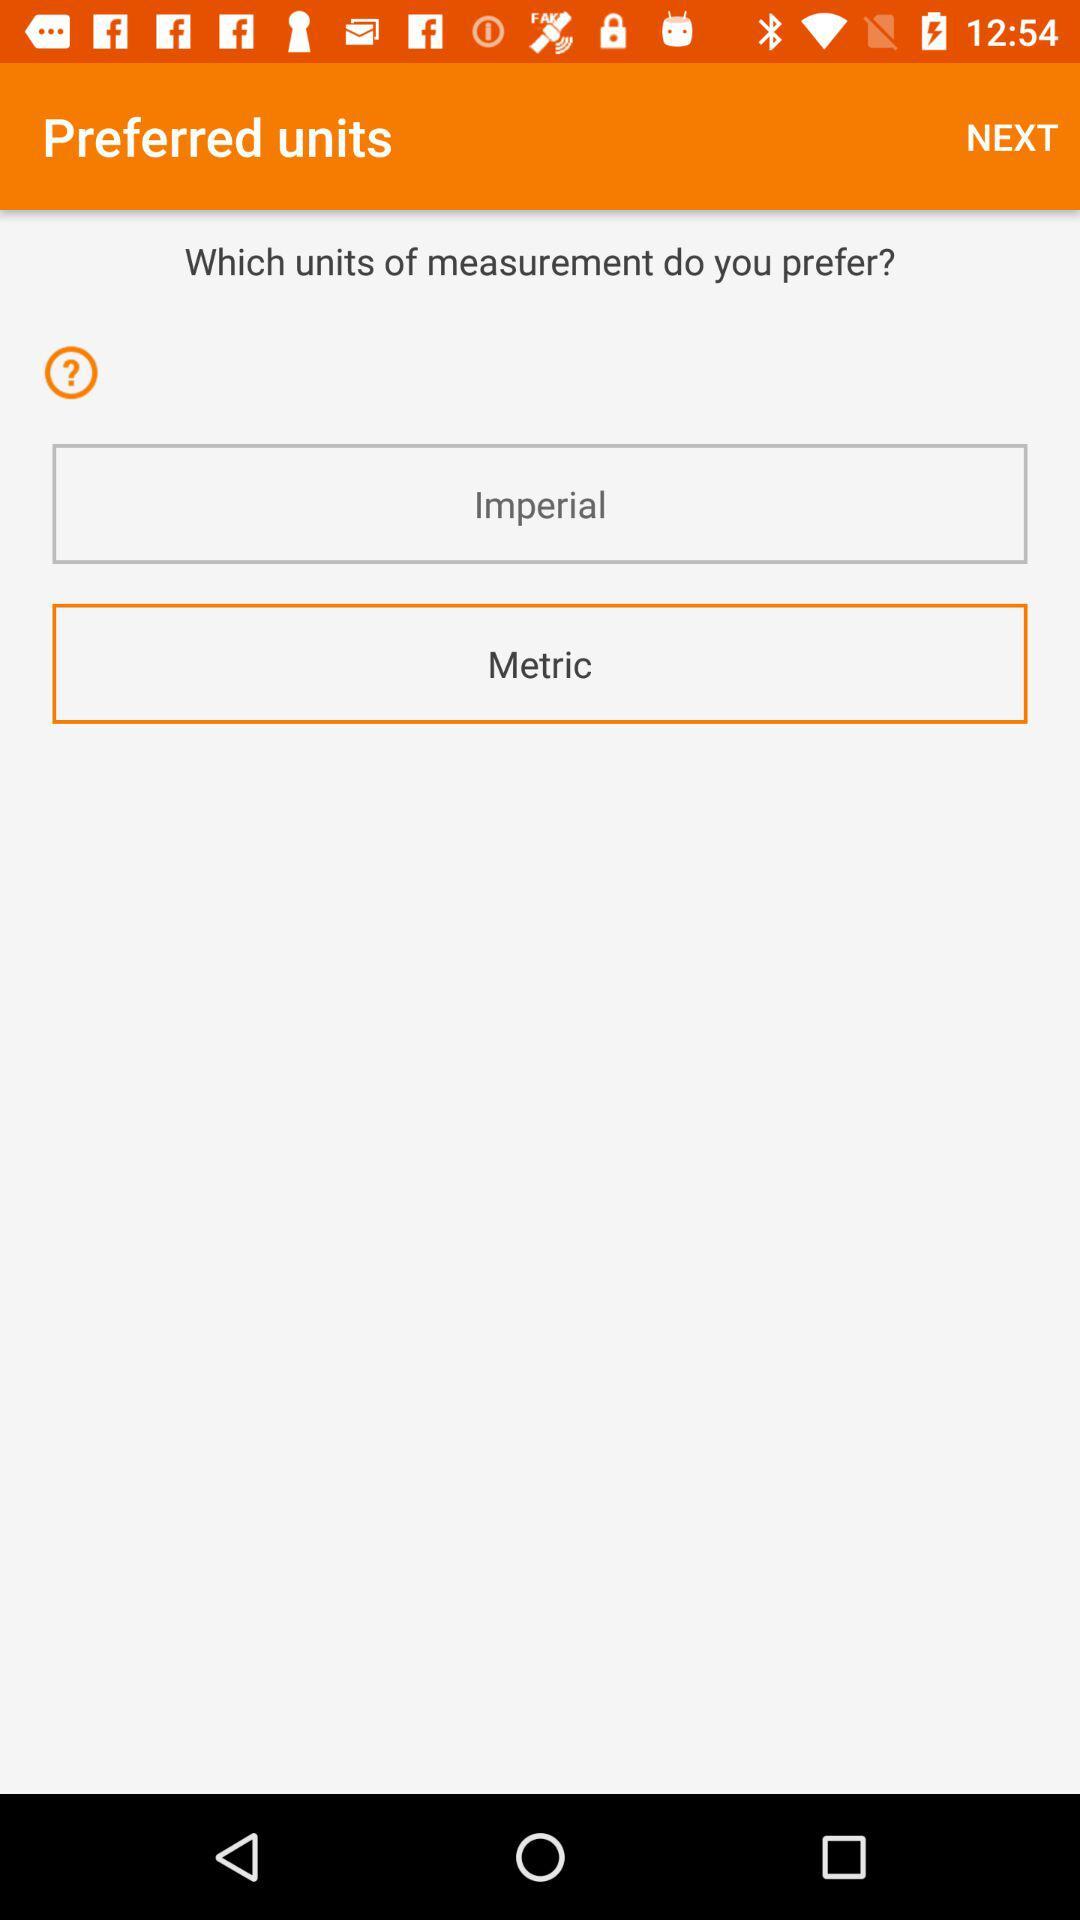 The height and width of the screenshot is (1920, 1080). I want to click on next, so click(1012, 135).